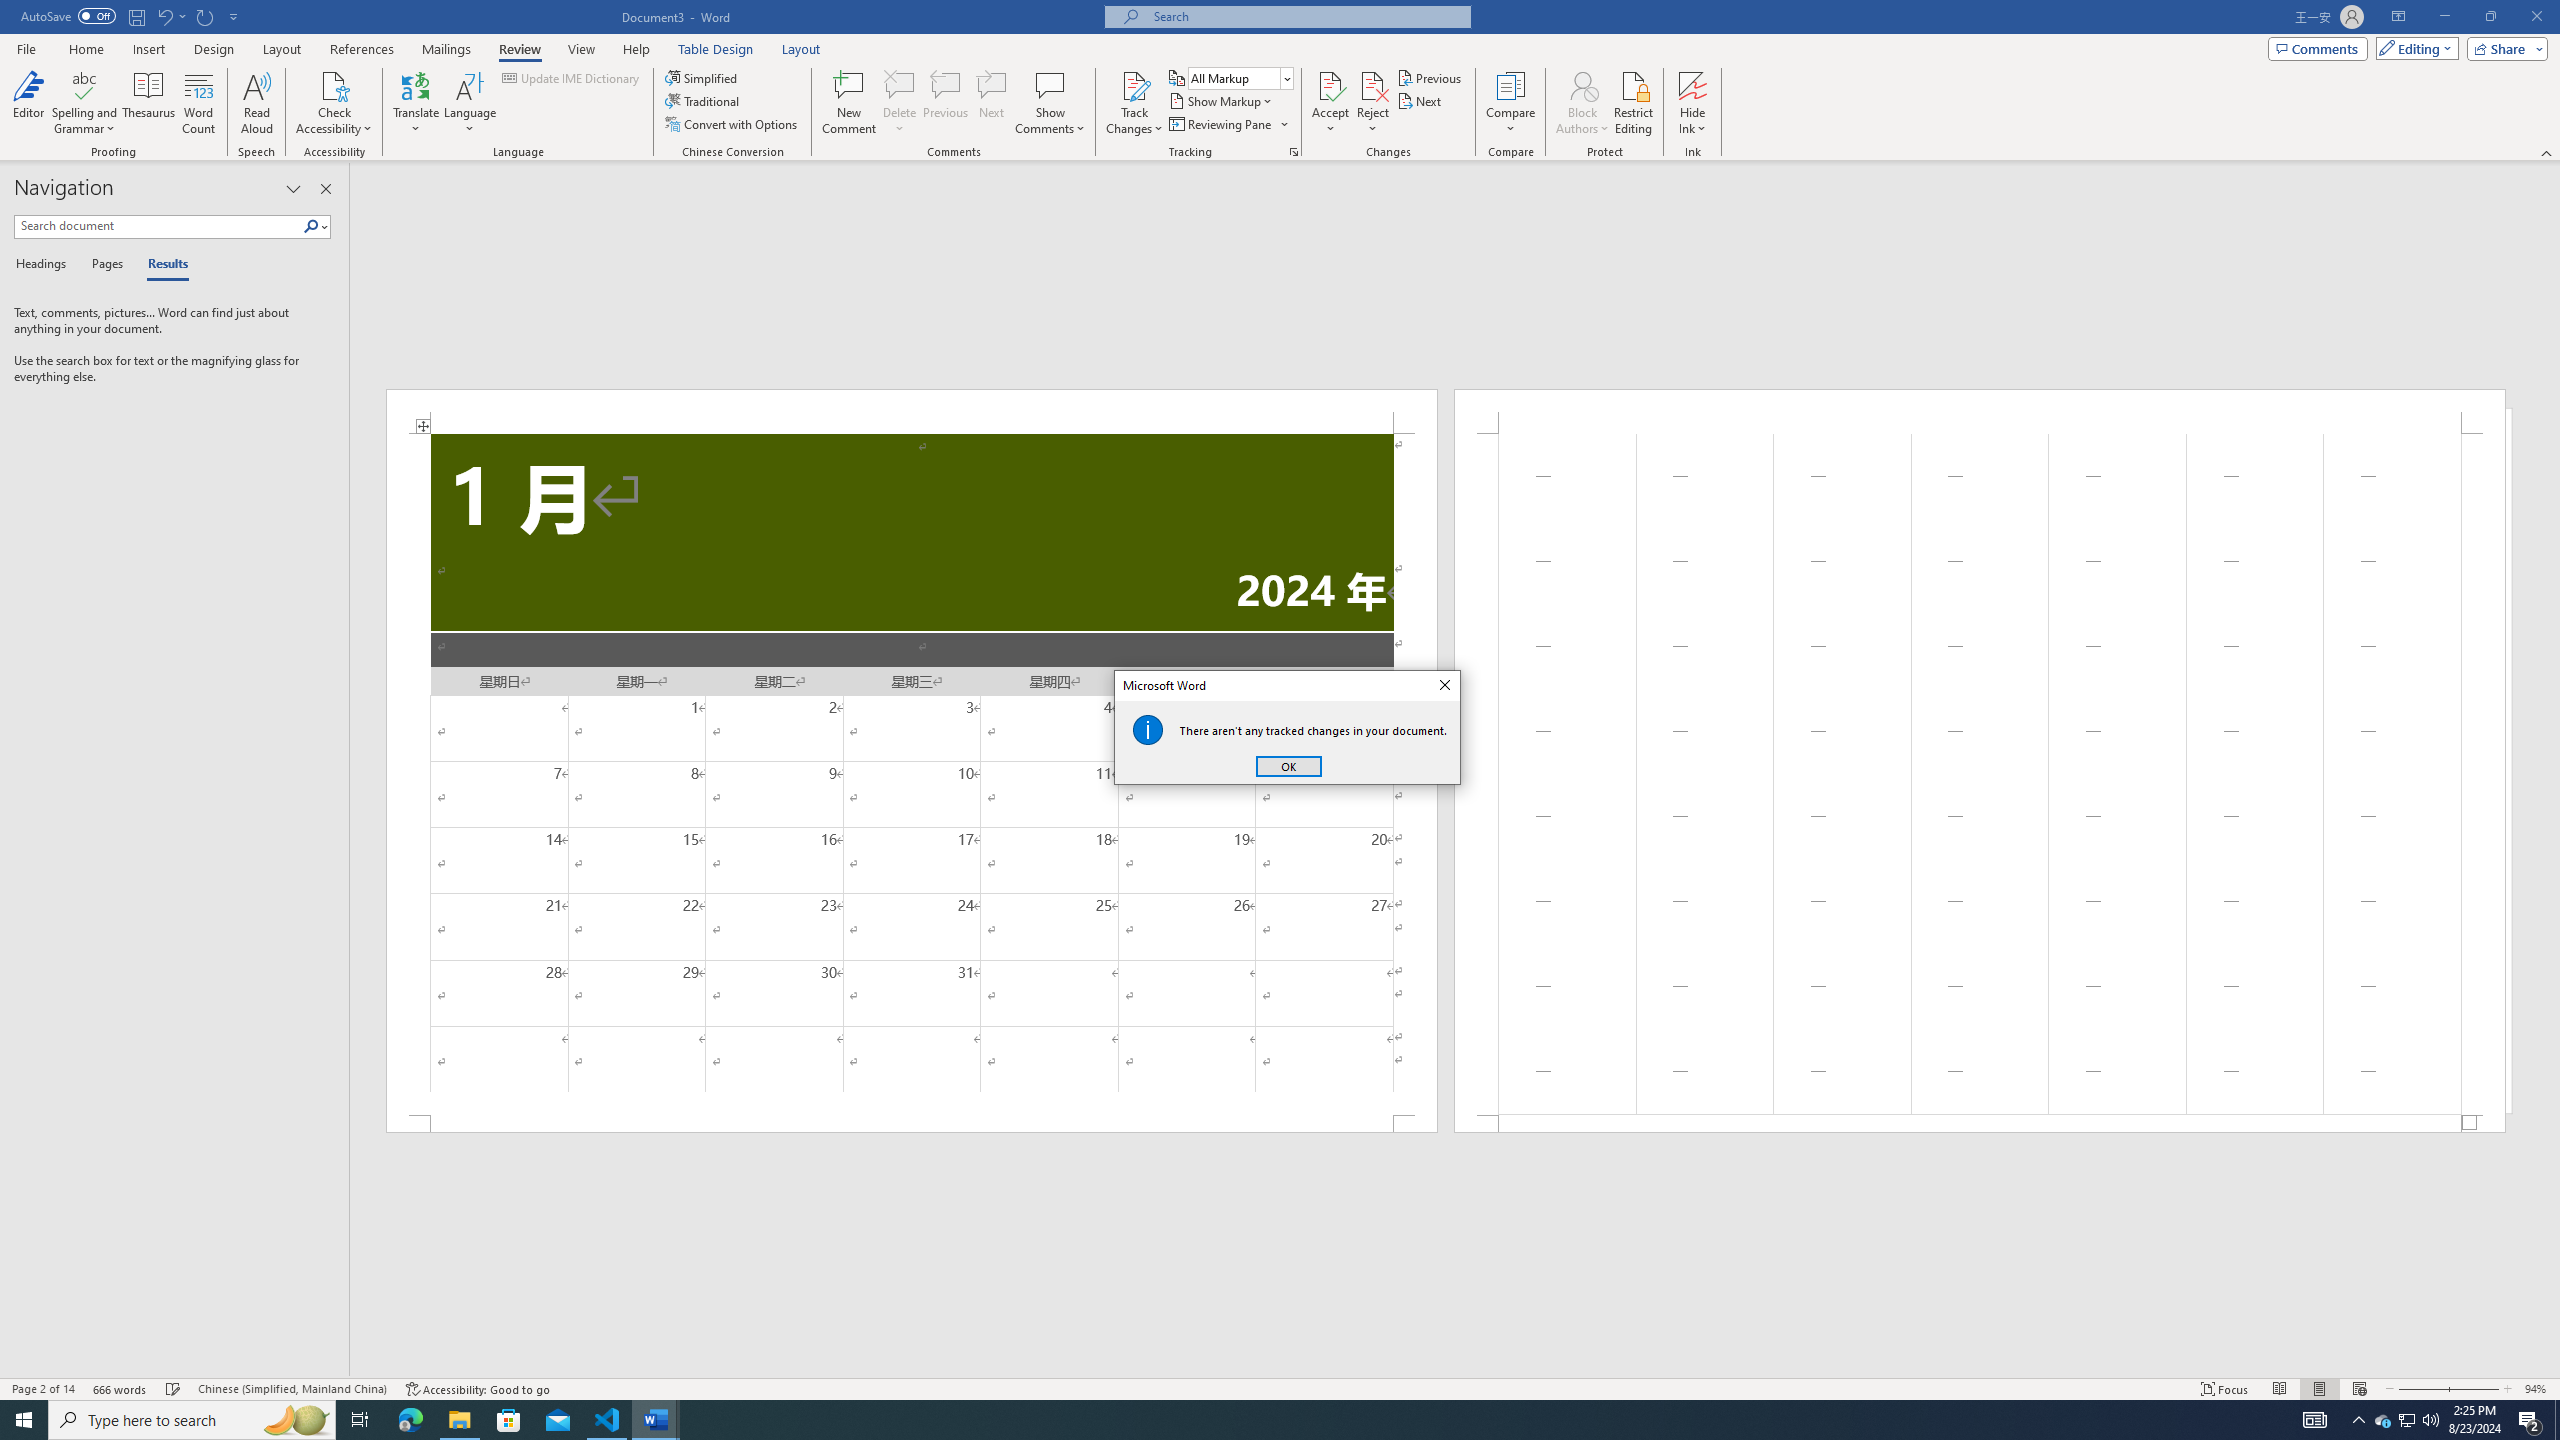 The image size is (2560, 1440). Describe the element at coordinates (1222, 99) in the screenshot. I see `'Show Markup'` at that location.